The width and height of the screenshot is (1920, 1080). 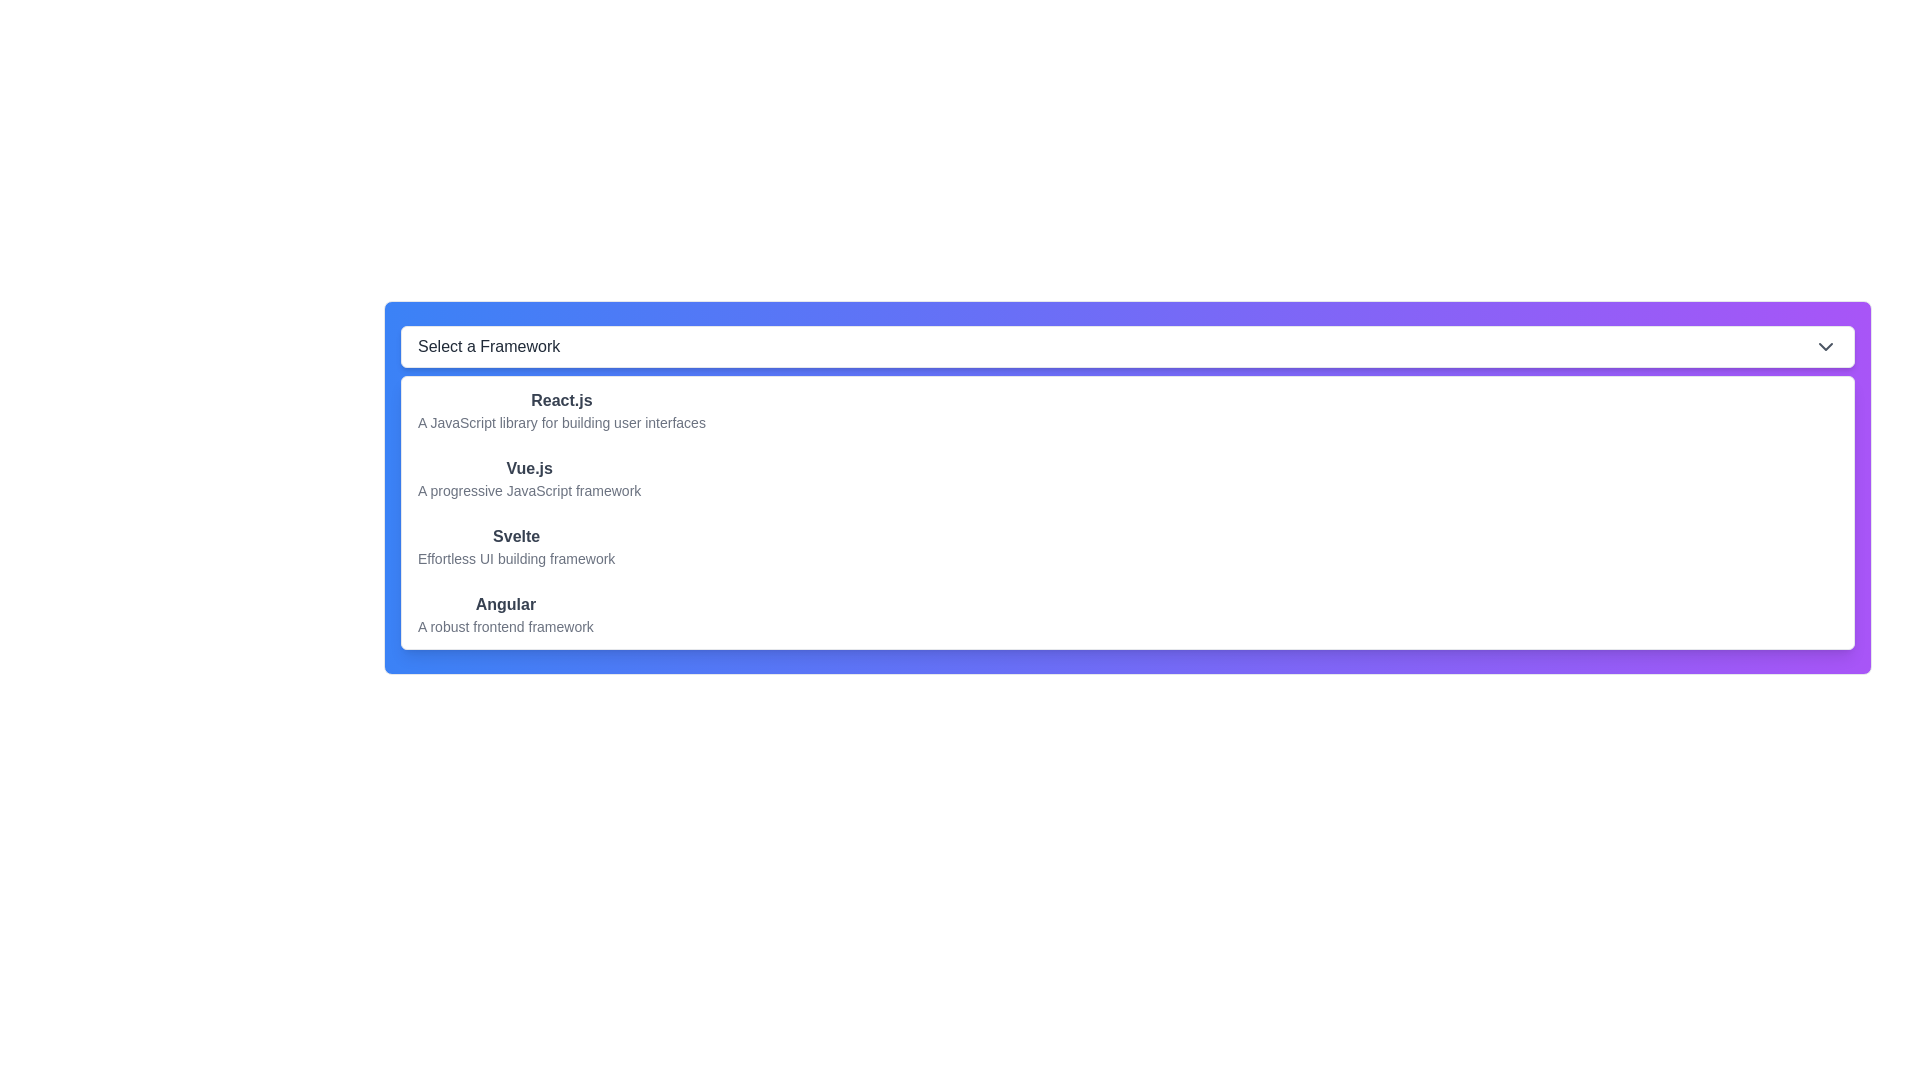 What do you see at coordinates (516, 535) in the screenshot?
I see `the bold title text representing the 'Svelte' framework in the dropdown menu, which helps users identify the framework selection option` at bounding box center [516, 535].